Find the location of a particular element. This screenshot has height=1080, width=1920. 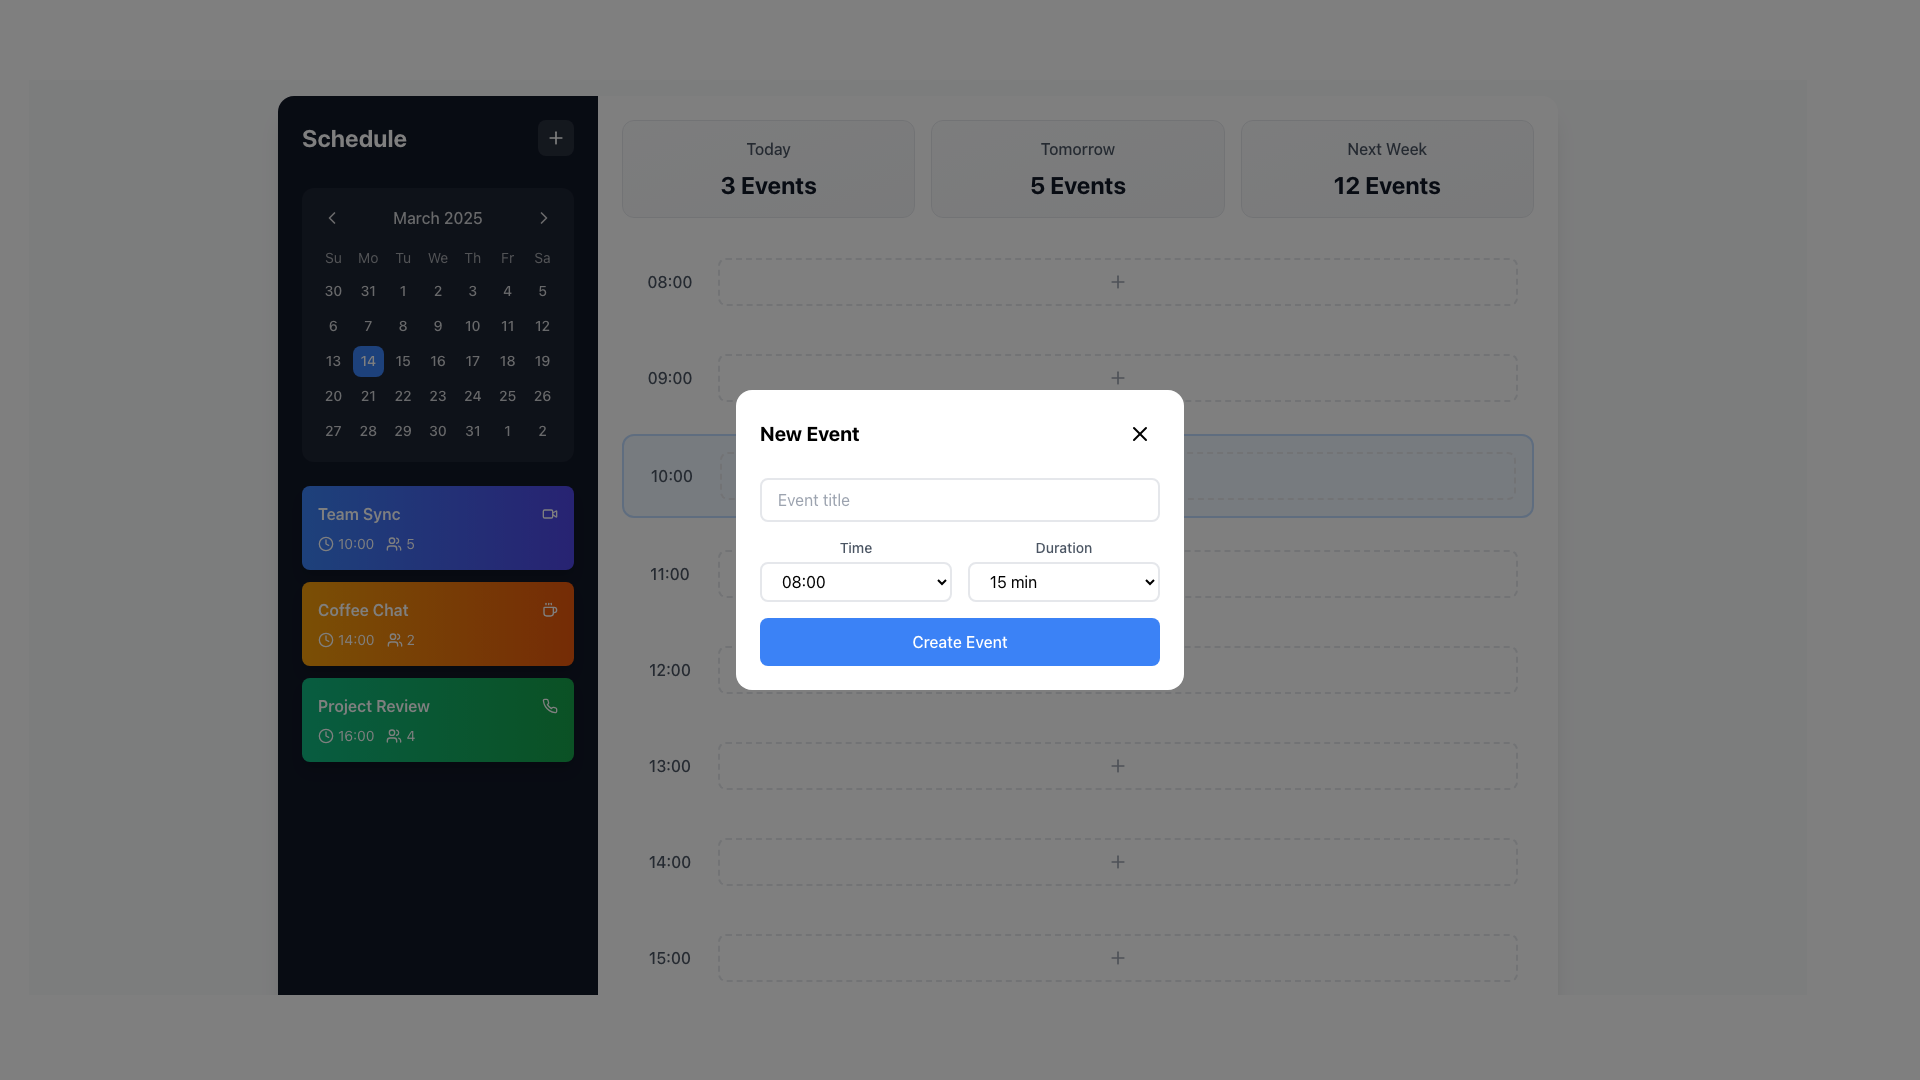

the text label displaying the number of participants for the event 'Team Sync', which shows '5' next to an adjacent icon is located at coordinates (400, 544).